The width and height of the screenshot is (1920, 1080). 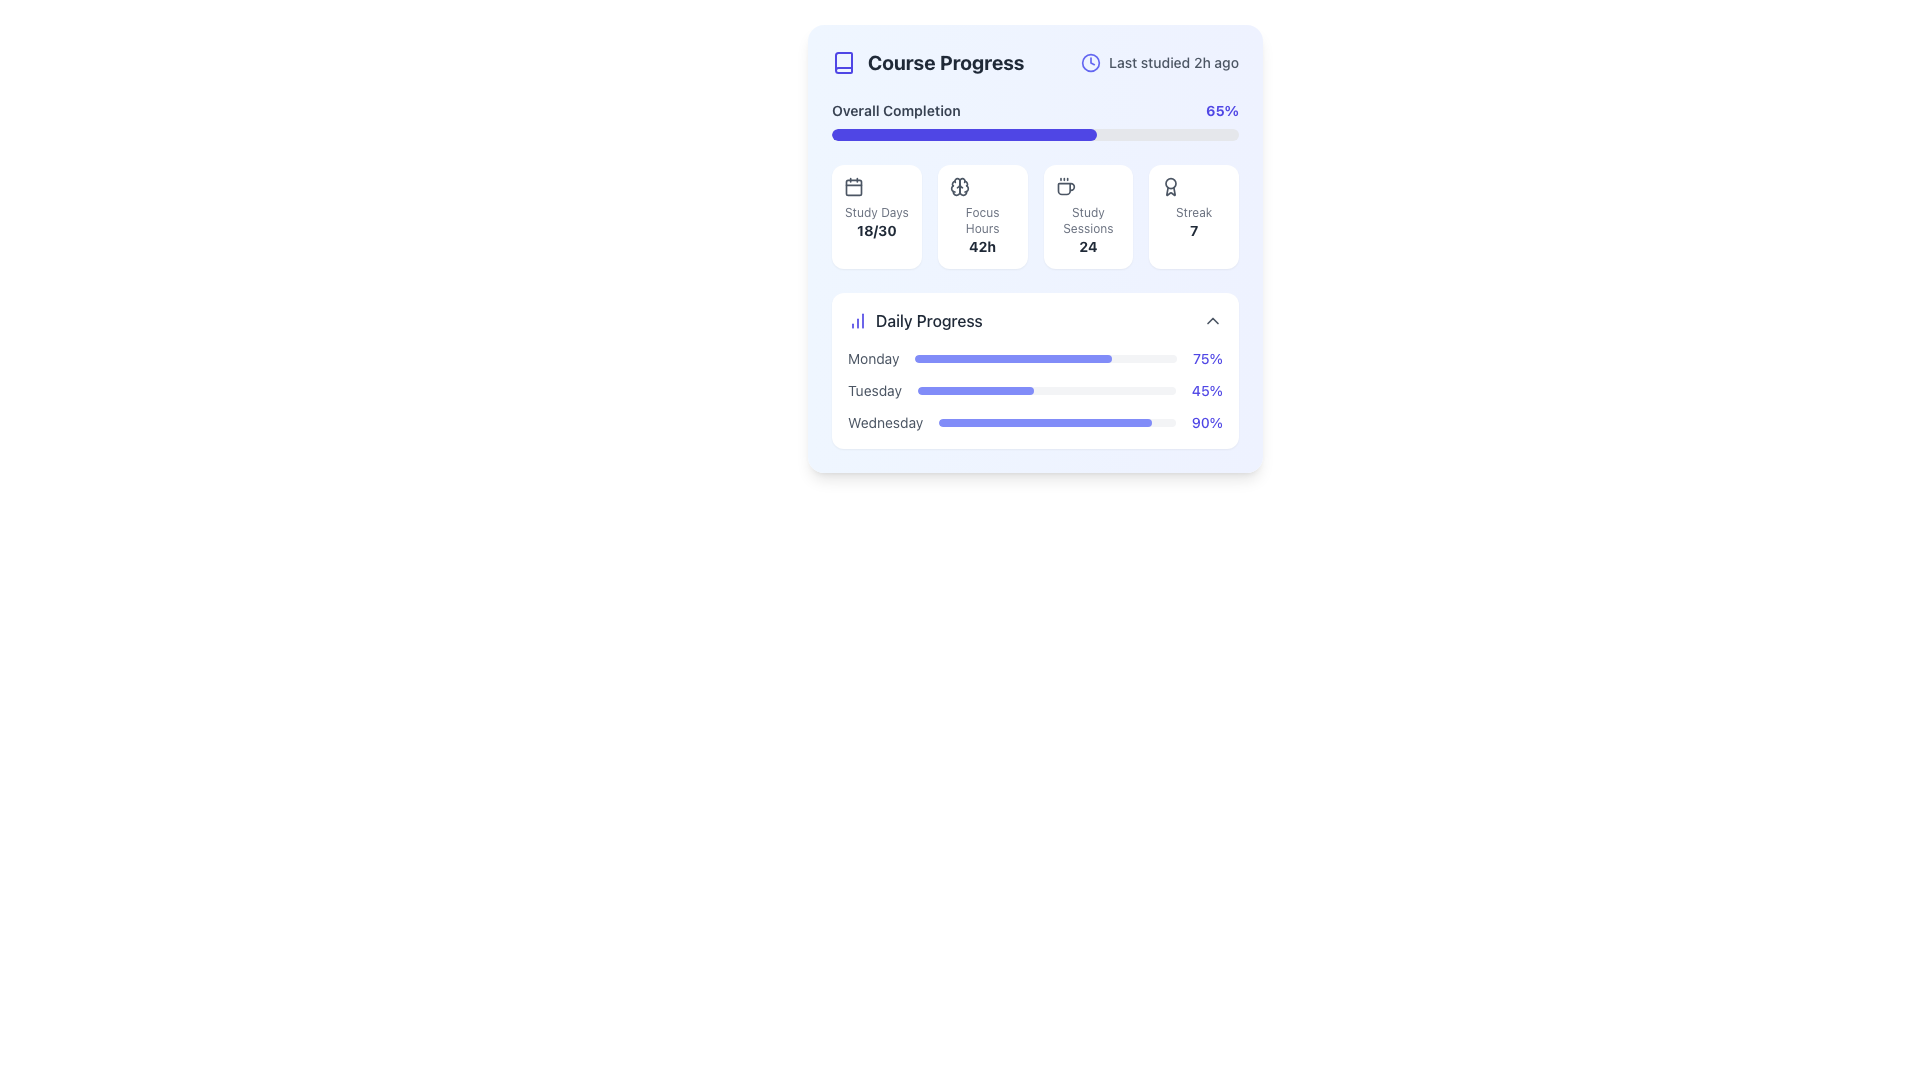 What do you see at coordinates (876, 230) in the screenshot?
I see `the label displaying '18/30' in bold grayish-black font, located below the 'Study Days' label in the 'Course Progress' section` at bounding box center [876, 230].